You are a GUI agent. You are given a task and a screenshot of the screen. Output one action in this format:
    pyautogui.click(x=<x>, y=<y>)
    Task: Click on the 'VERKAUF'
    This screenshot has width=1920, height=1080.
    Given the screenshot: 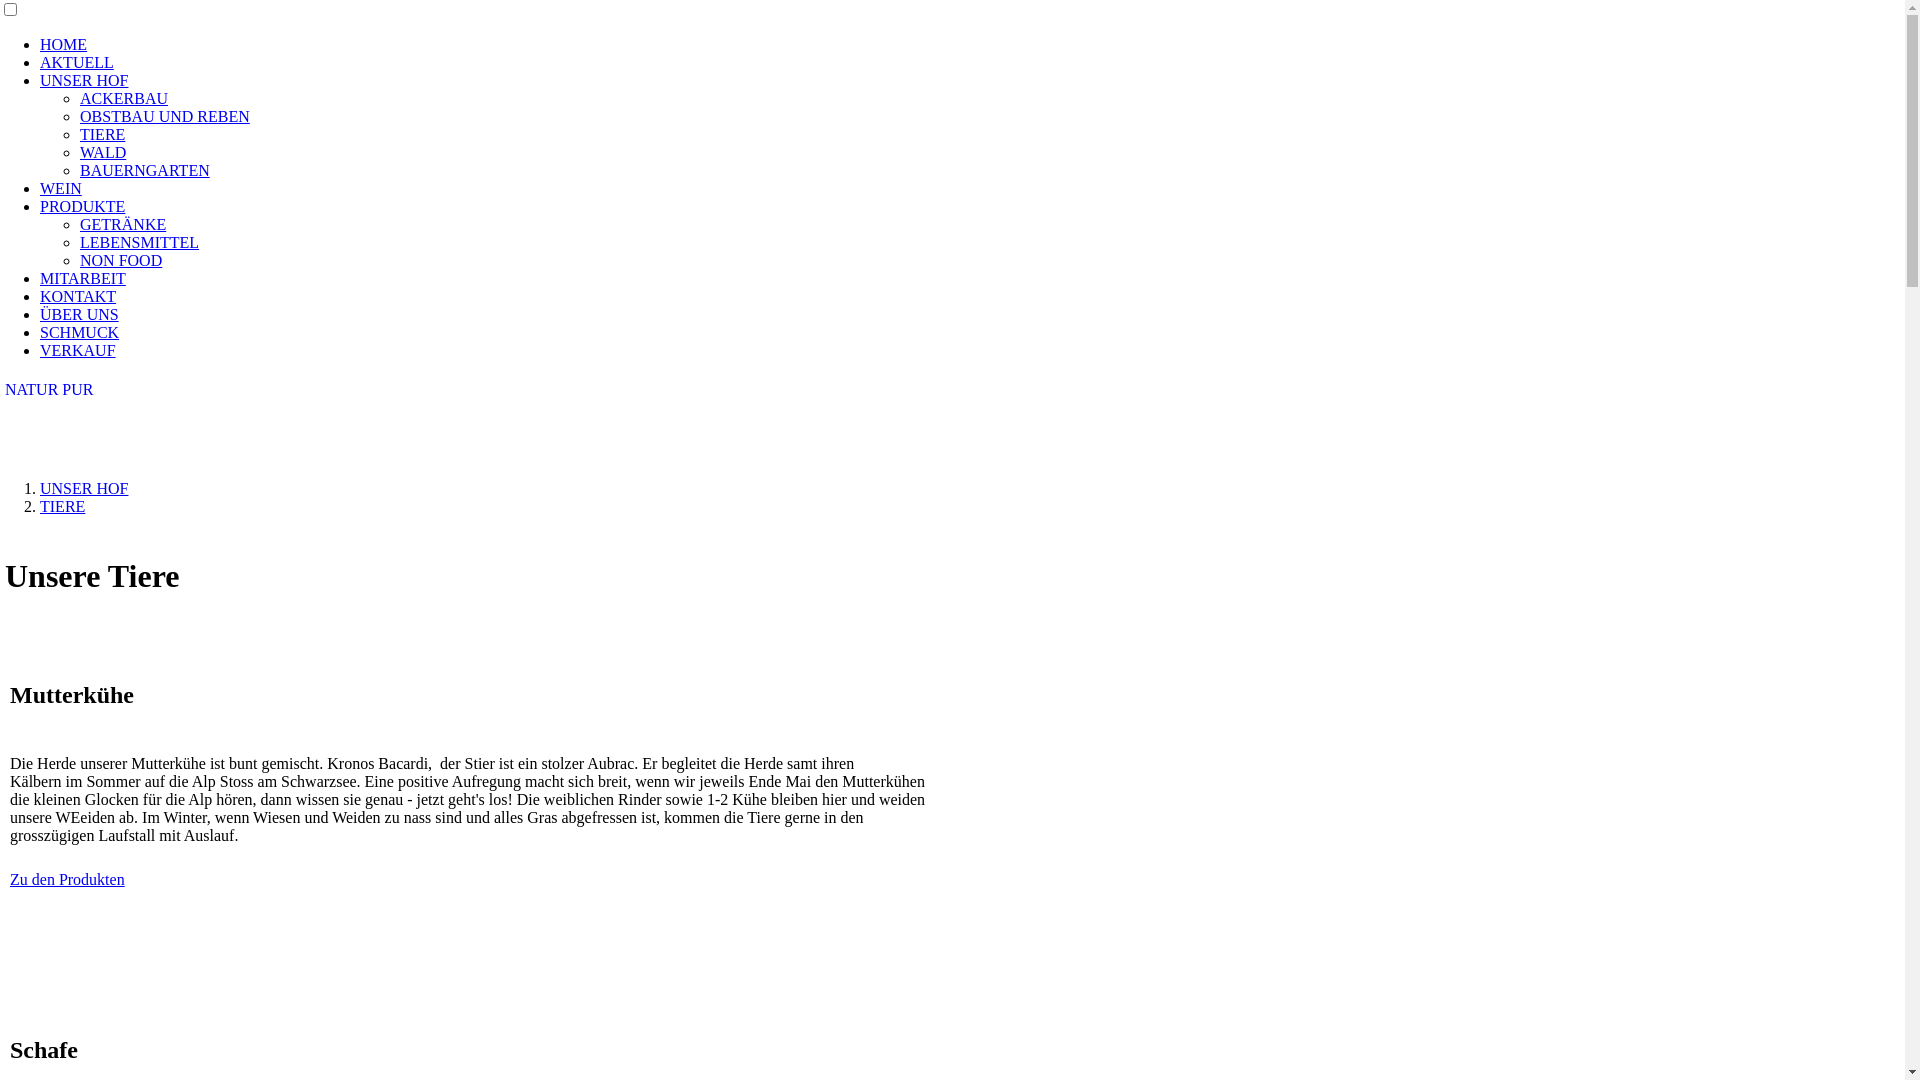 What is the action you would take?
    pyautogui.click(x=77, y=349)
    